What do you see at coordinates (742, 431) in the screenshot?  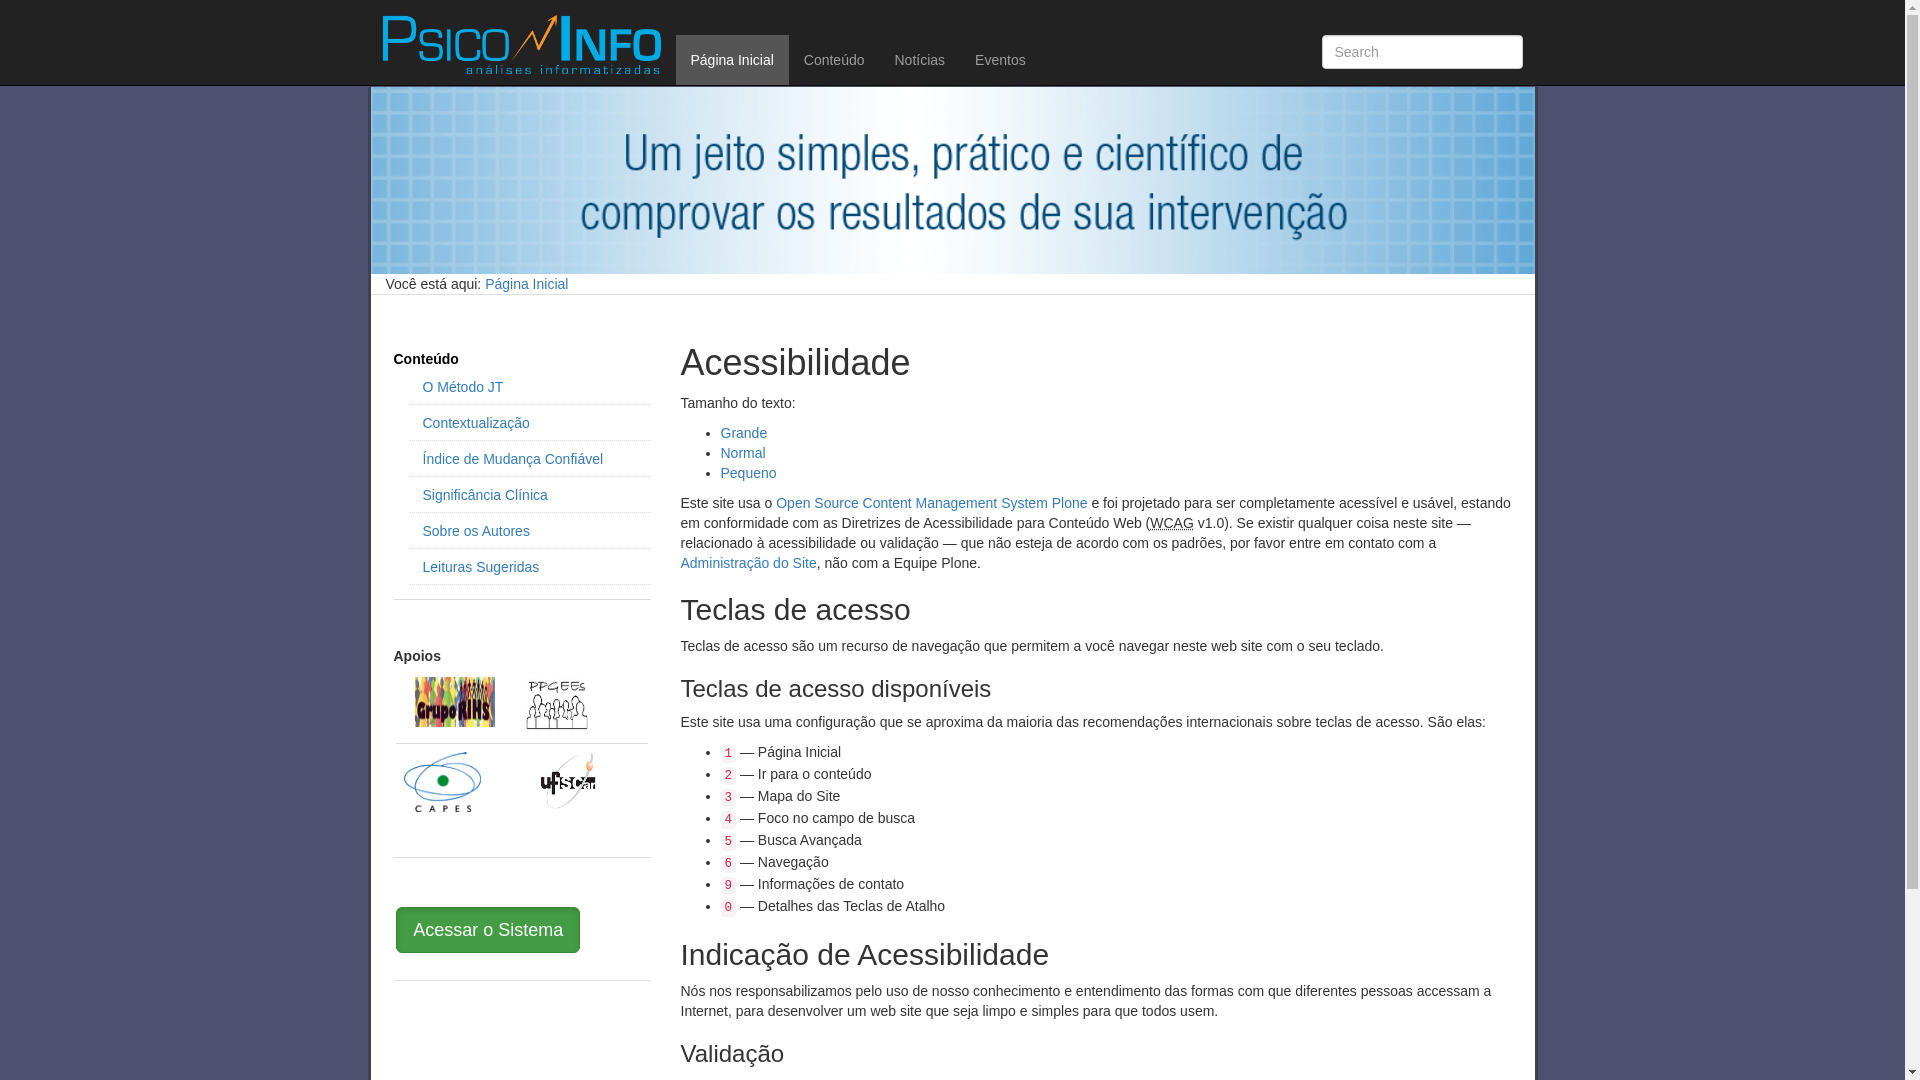 I see `'Grande'` at bounding box center [742, 431].